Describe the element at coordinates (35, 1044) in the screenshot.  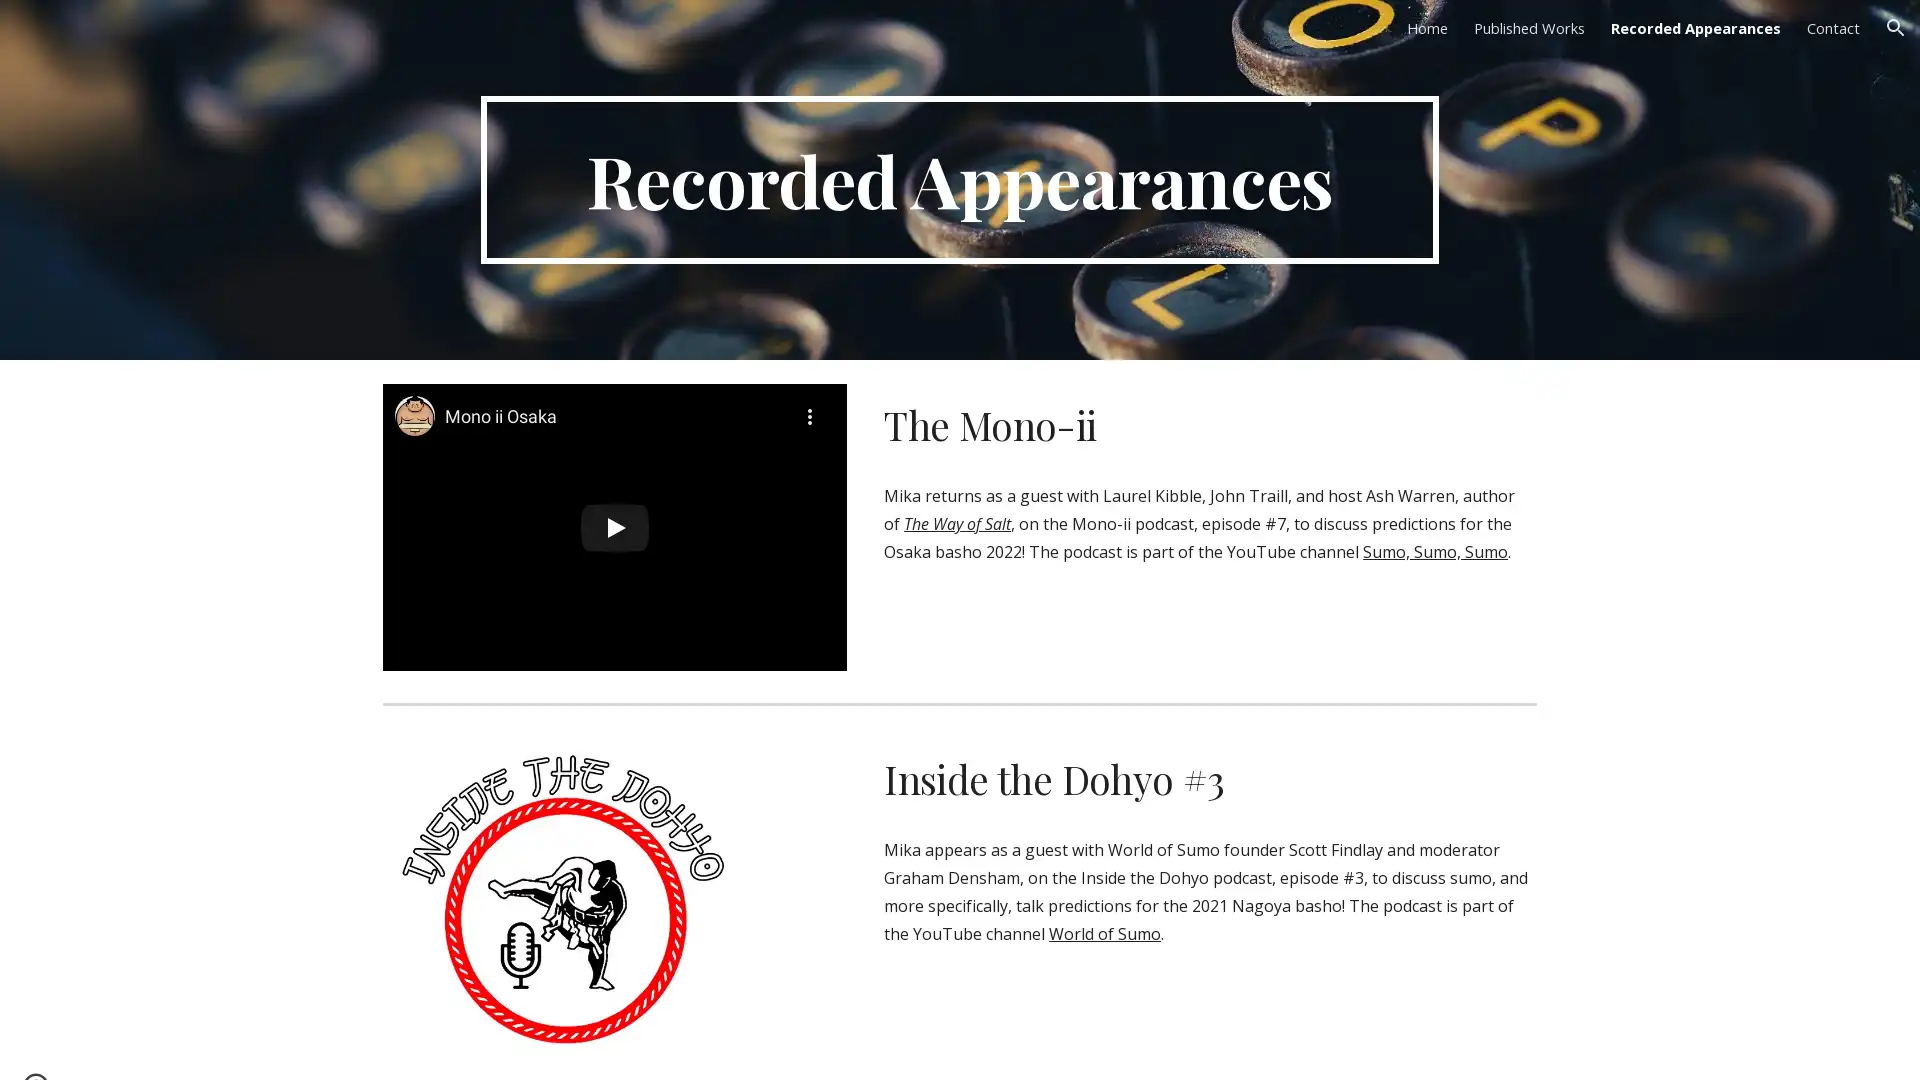
I see `Site actions` at that location.